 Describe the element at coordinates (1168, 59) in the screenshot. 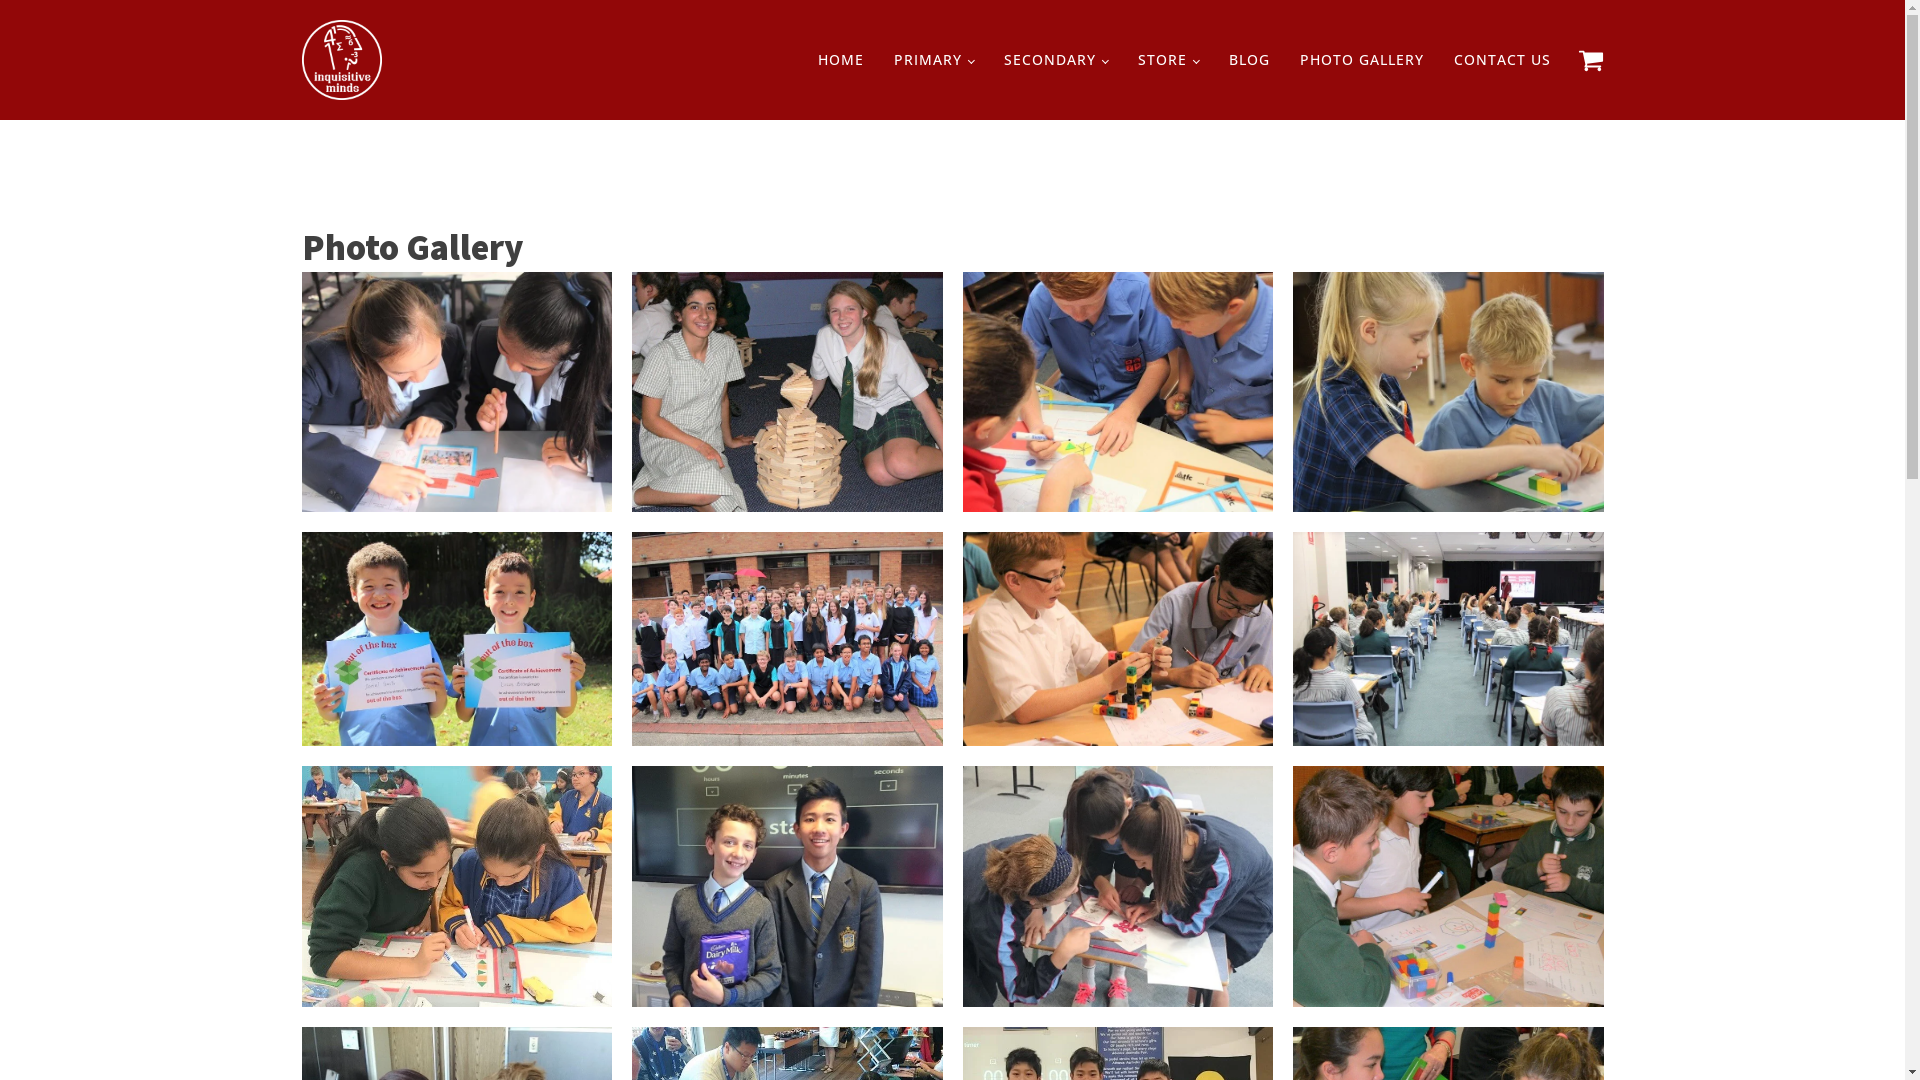

I see `'STORE'` at that location.